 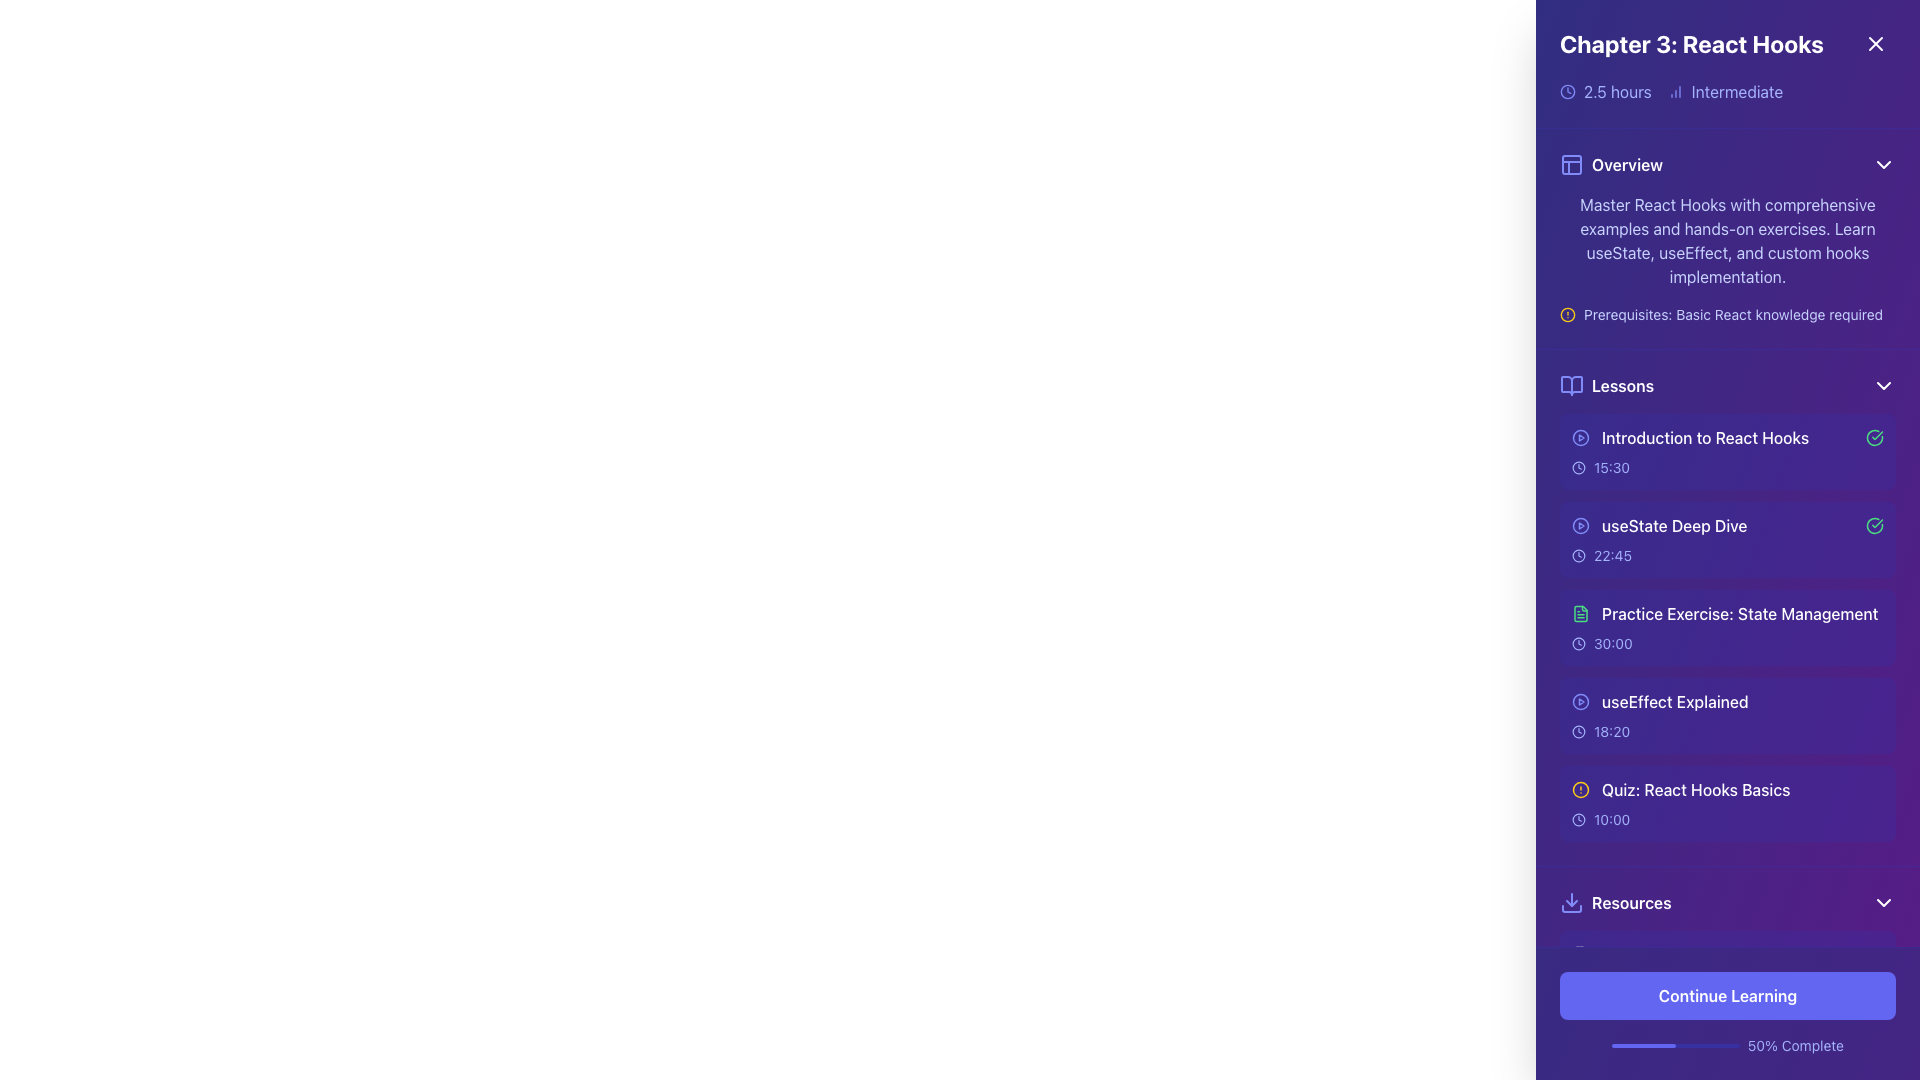 What do you see at coordinates (1579, 524) in the screenshot?
I see `the filled circular shape within the glyph design for the 'useState Deep Dive' lesson` at bounding box center [1579, 524].